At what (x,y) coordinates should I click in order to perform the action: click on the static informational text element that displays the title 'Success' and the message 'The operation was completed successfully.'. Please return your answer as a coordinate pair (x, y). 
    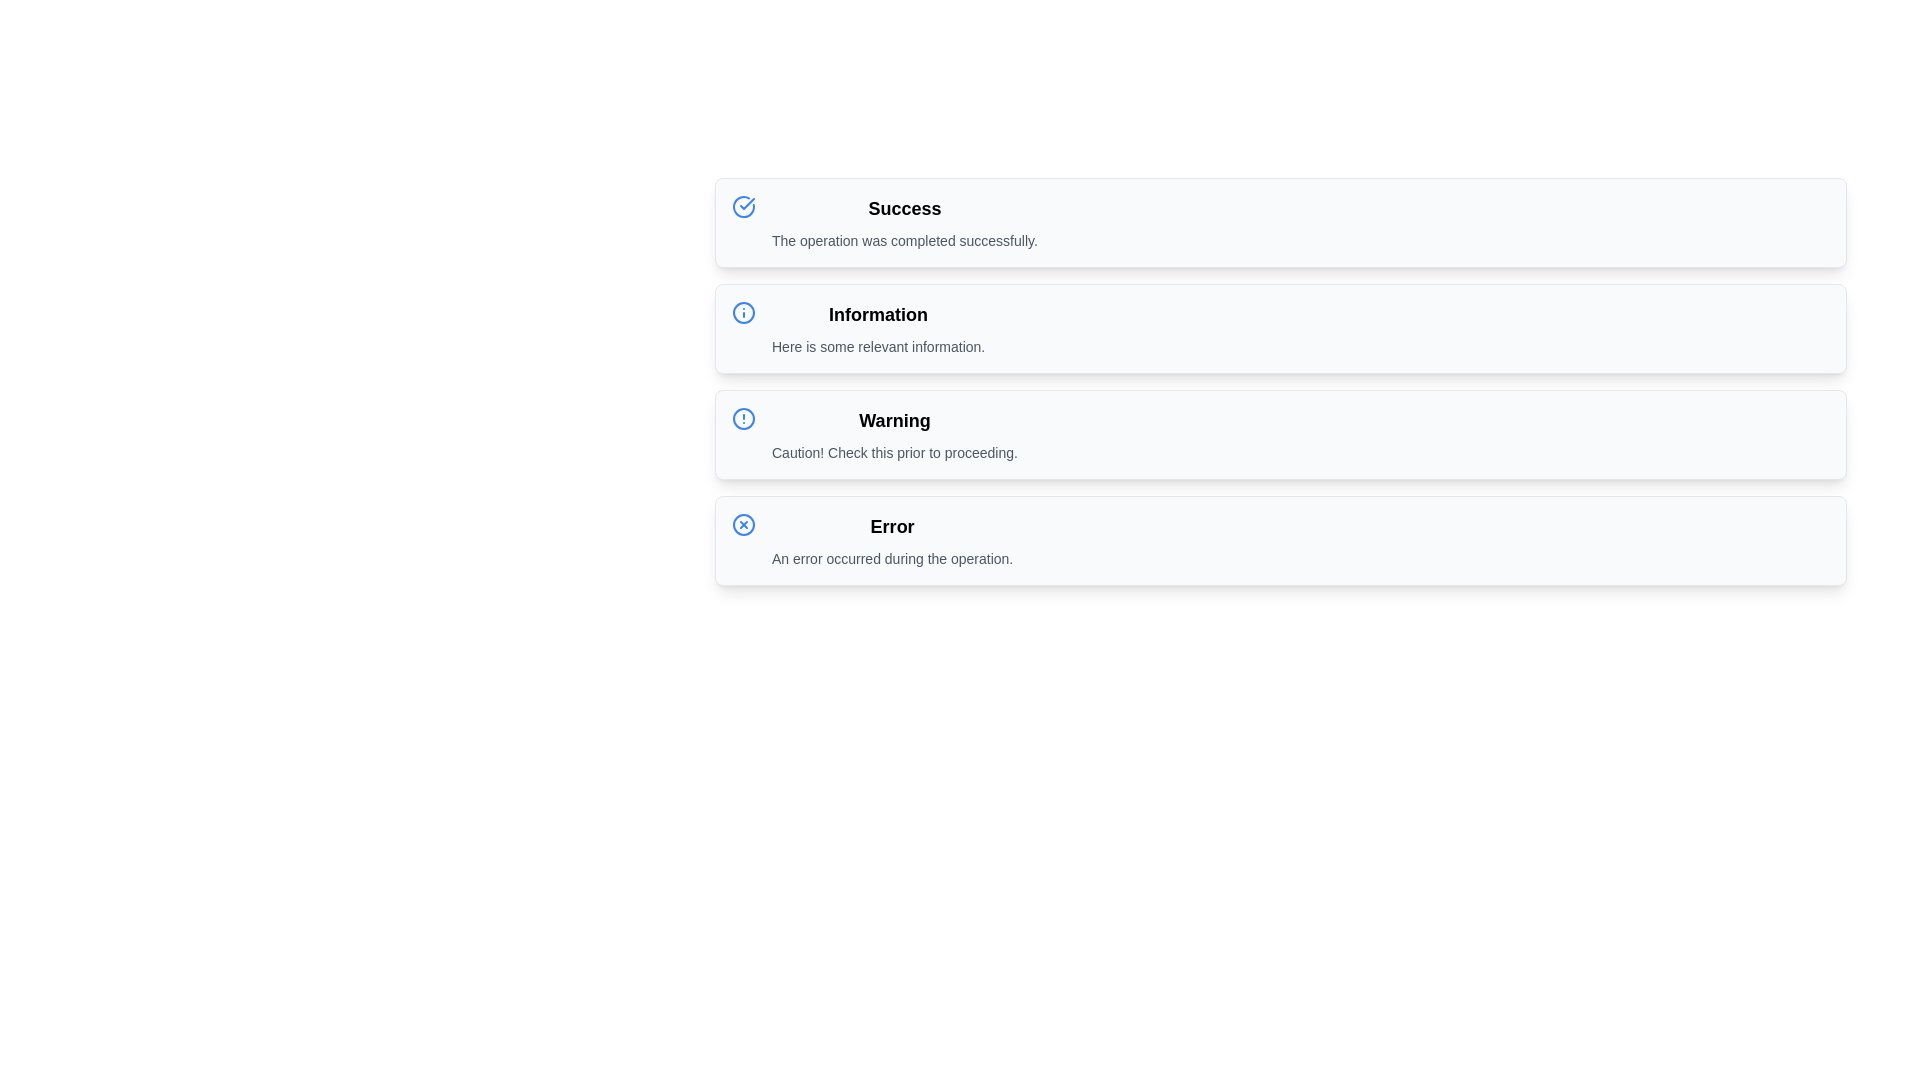
    Looking at the image, I should click on (903, 223).